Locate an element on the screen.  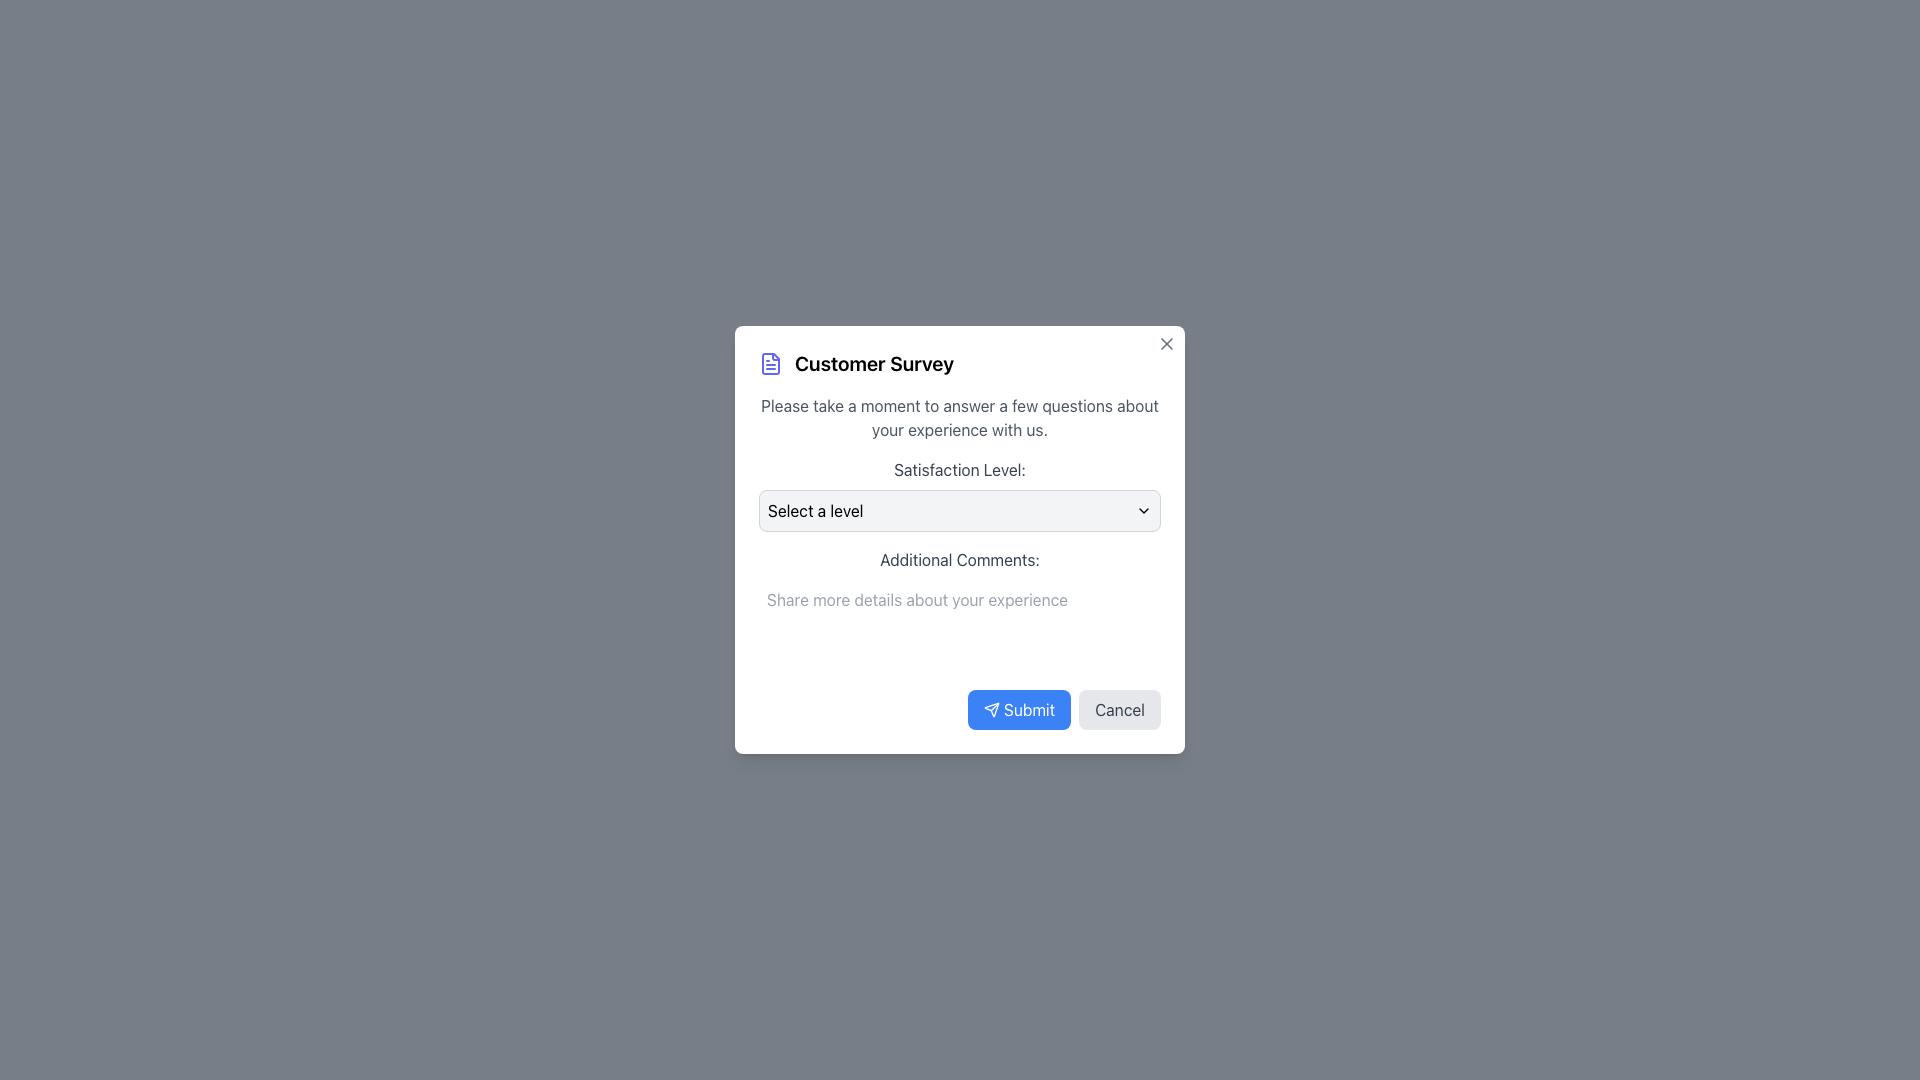
the dropdown menu labeled 'Select a level' is located at coordinates (960, 509).